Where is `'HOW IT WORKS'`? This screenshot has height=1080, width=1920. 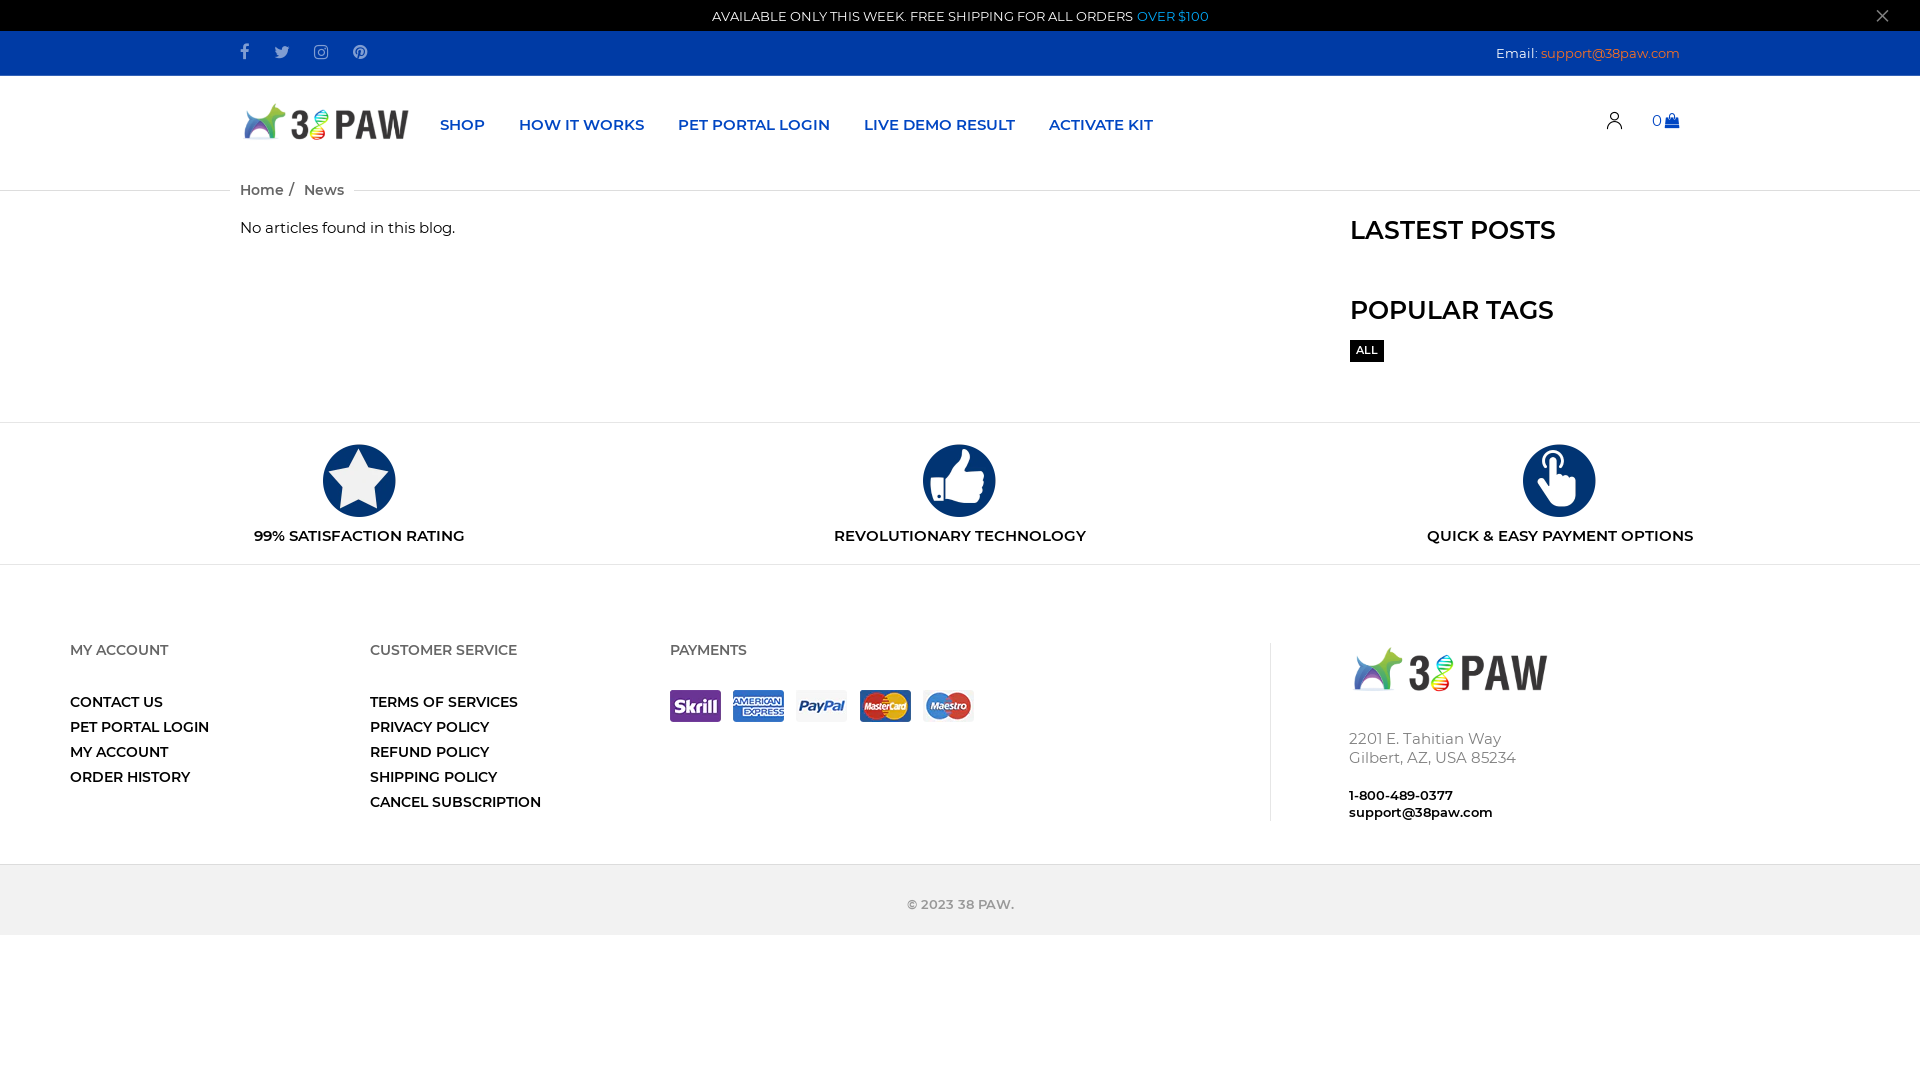
'HOW IT WORKS' is located at coordinates (580, 123).